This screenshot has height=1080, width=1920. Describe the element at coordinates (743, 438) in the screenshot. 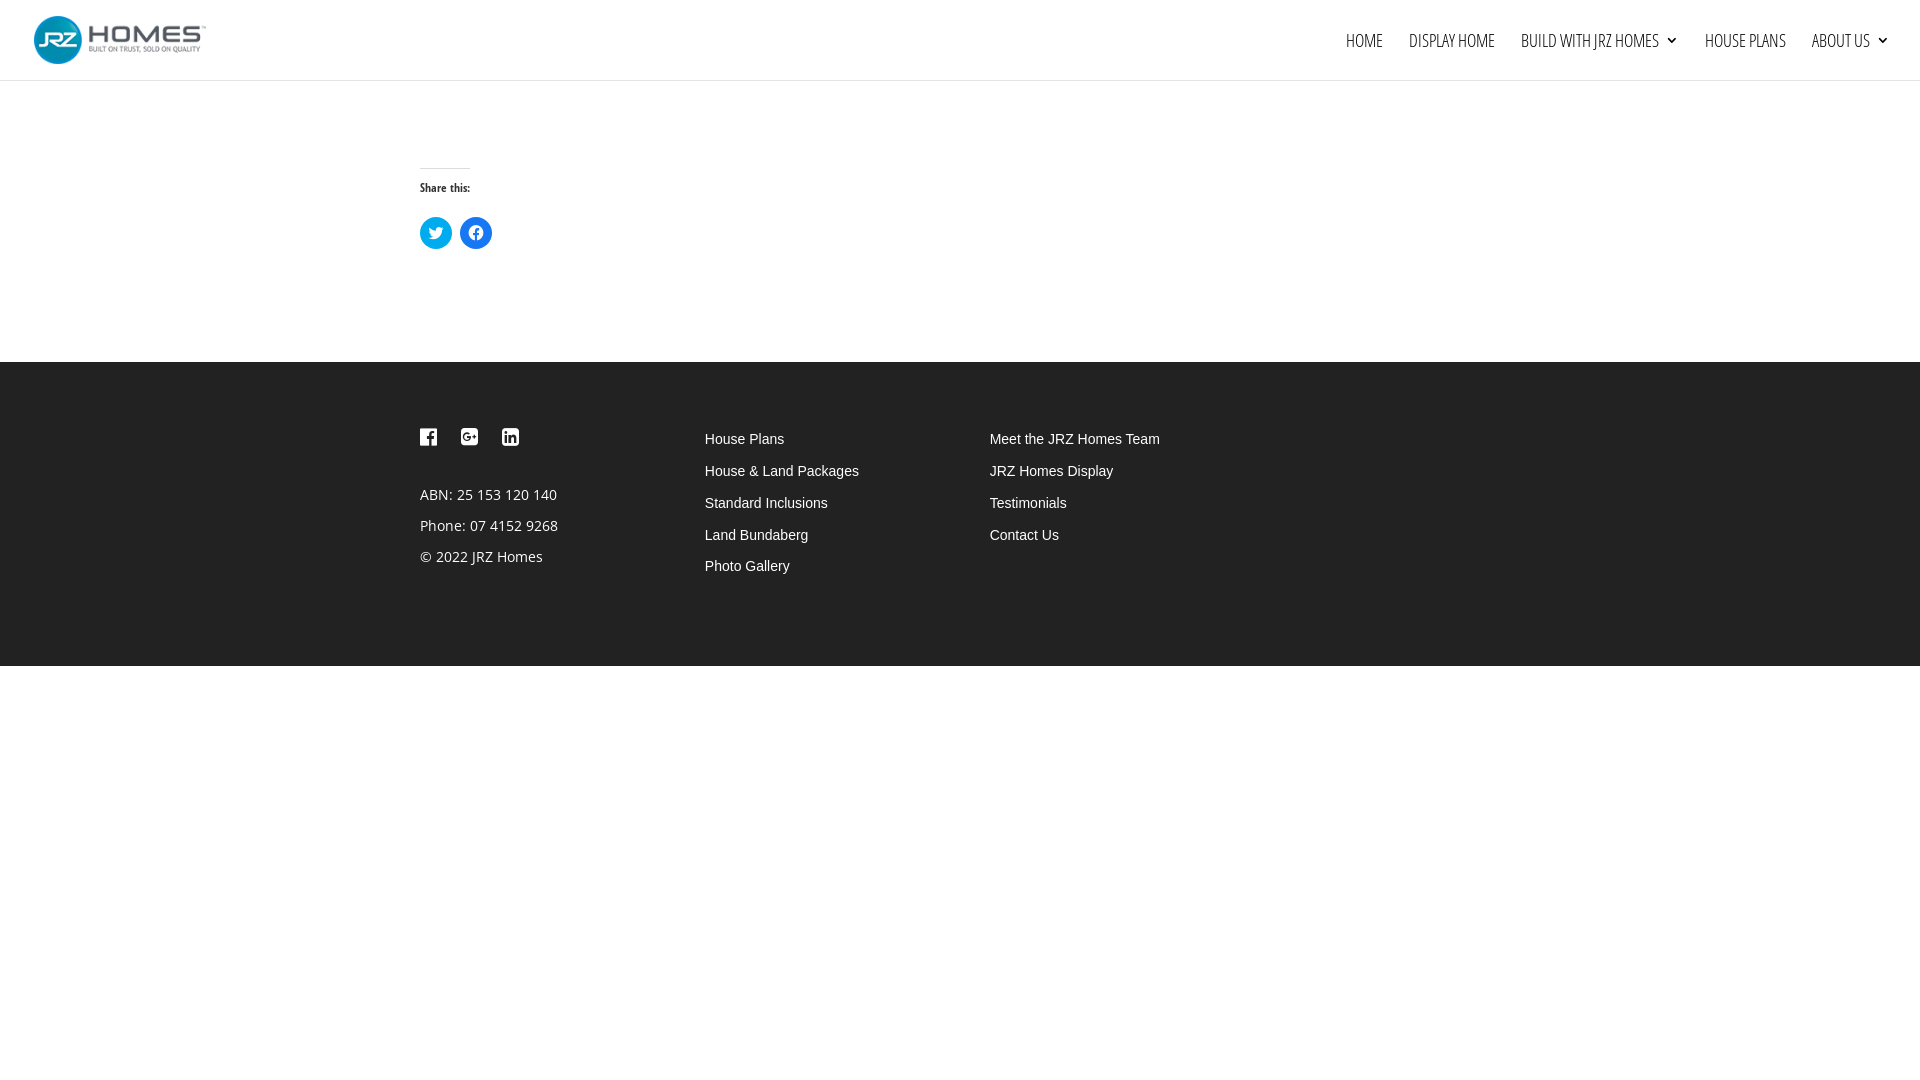

I see `'House Plans'` at that location.